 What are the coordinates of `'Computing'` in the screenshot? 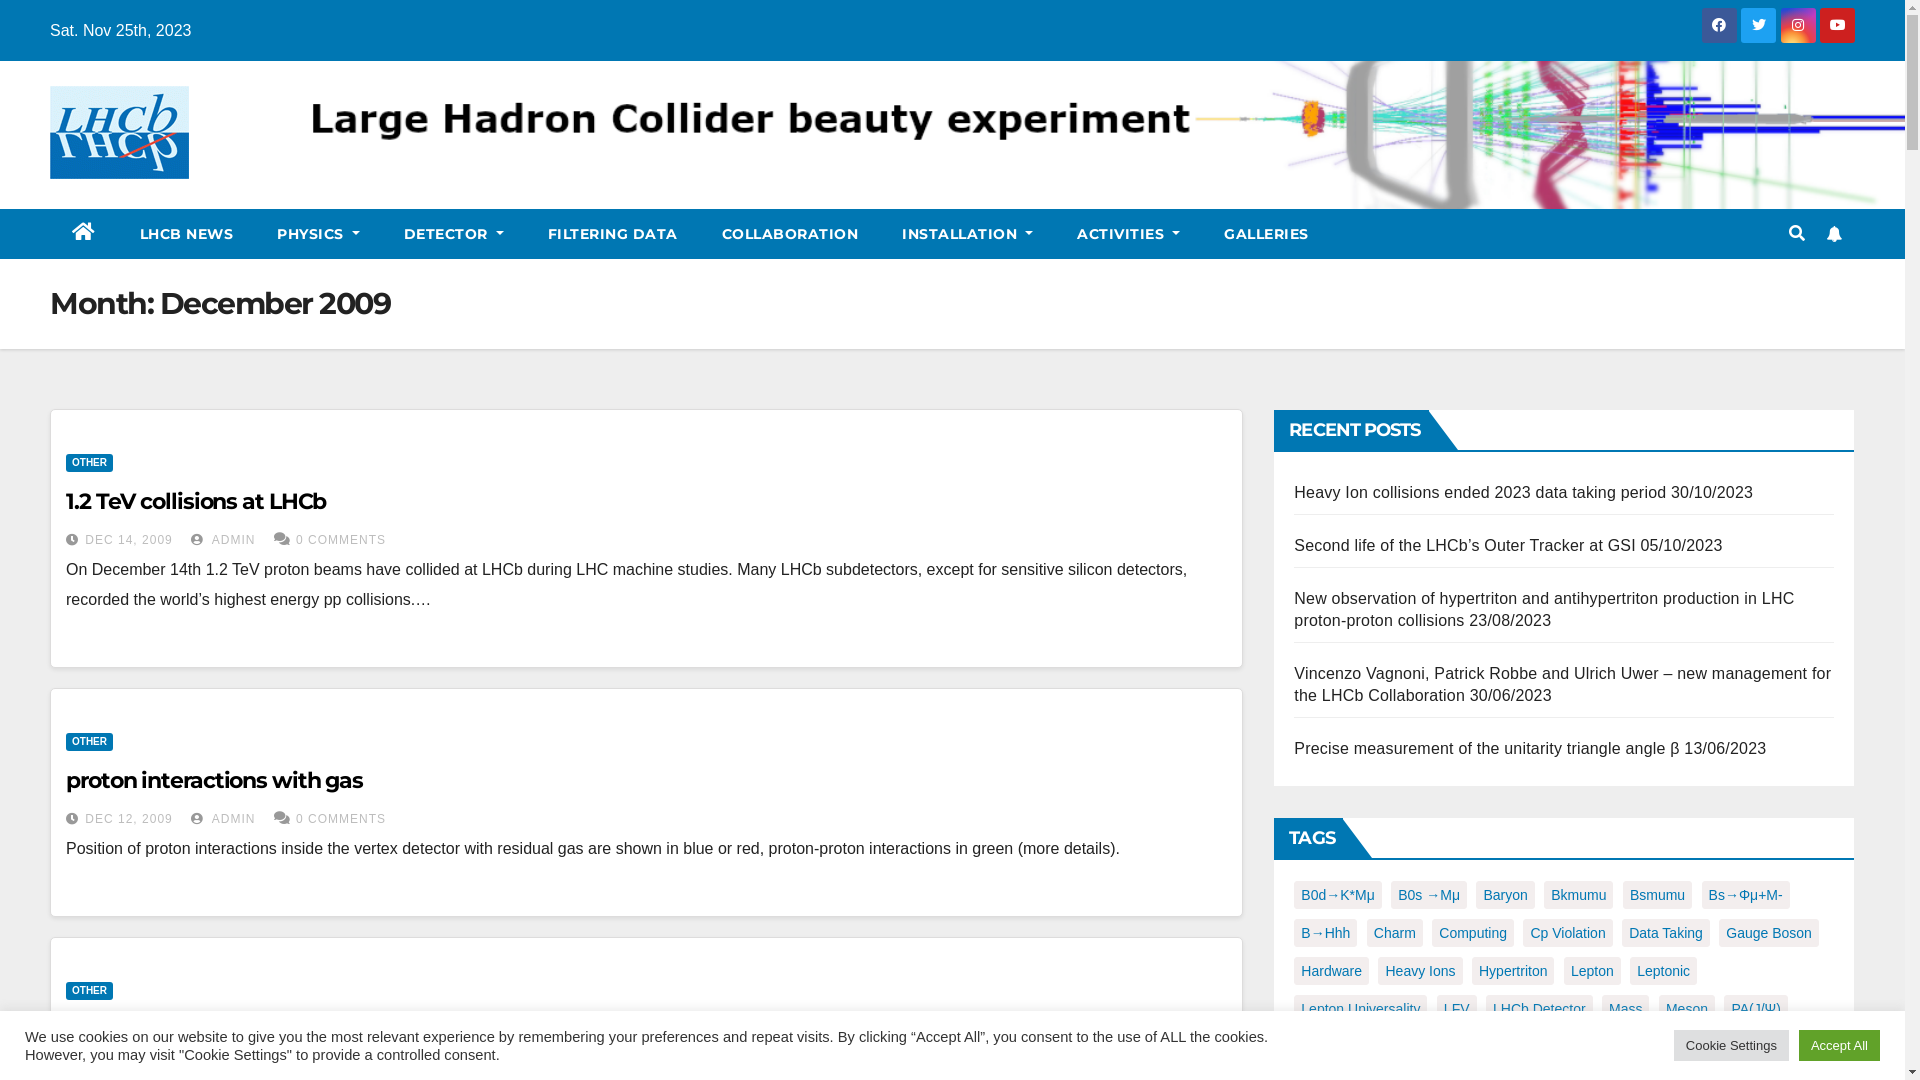 It's located at (1473, 933).